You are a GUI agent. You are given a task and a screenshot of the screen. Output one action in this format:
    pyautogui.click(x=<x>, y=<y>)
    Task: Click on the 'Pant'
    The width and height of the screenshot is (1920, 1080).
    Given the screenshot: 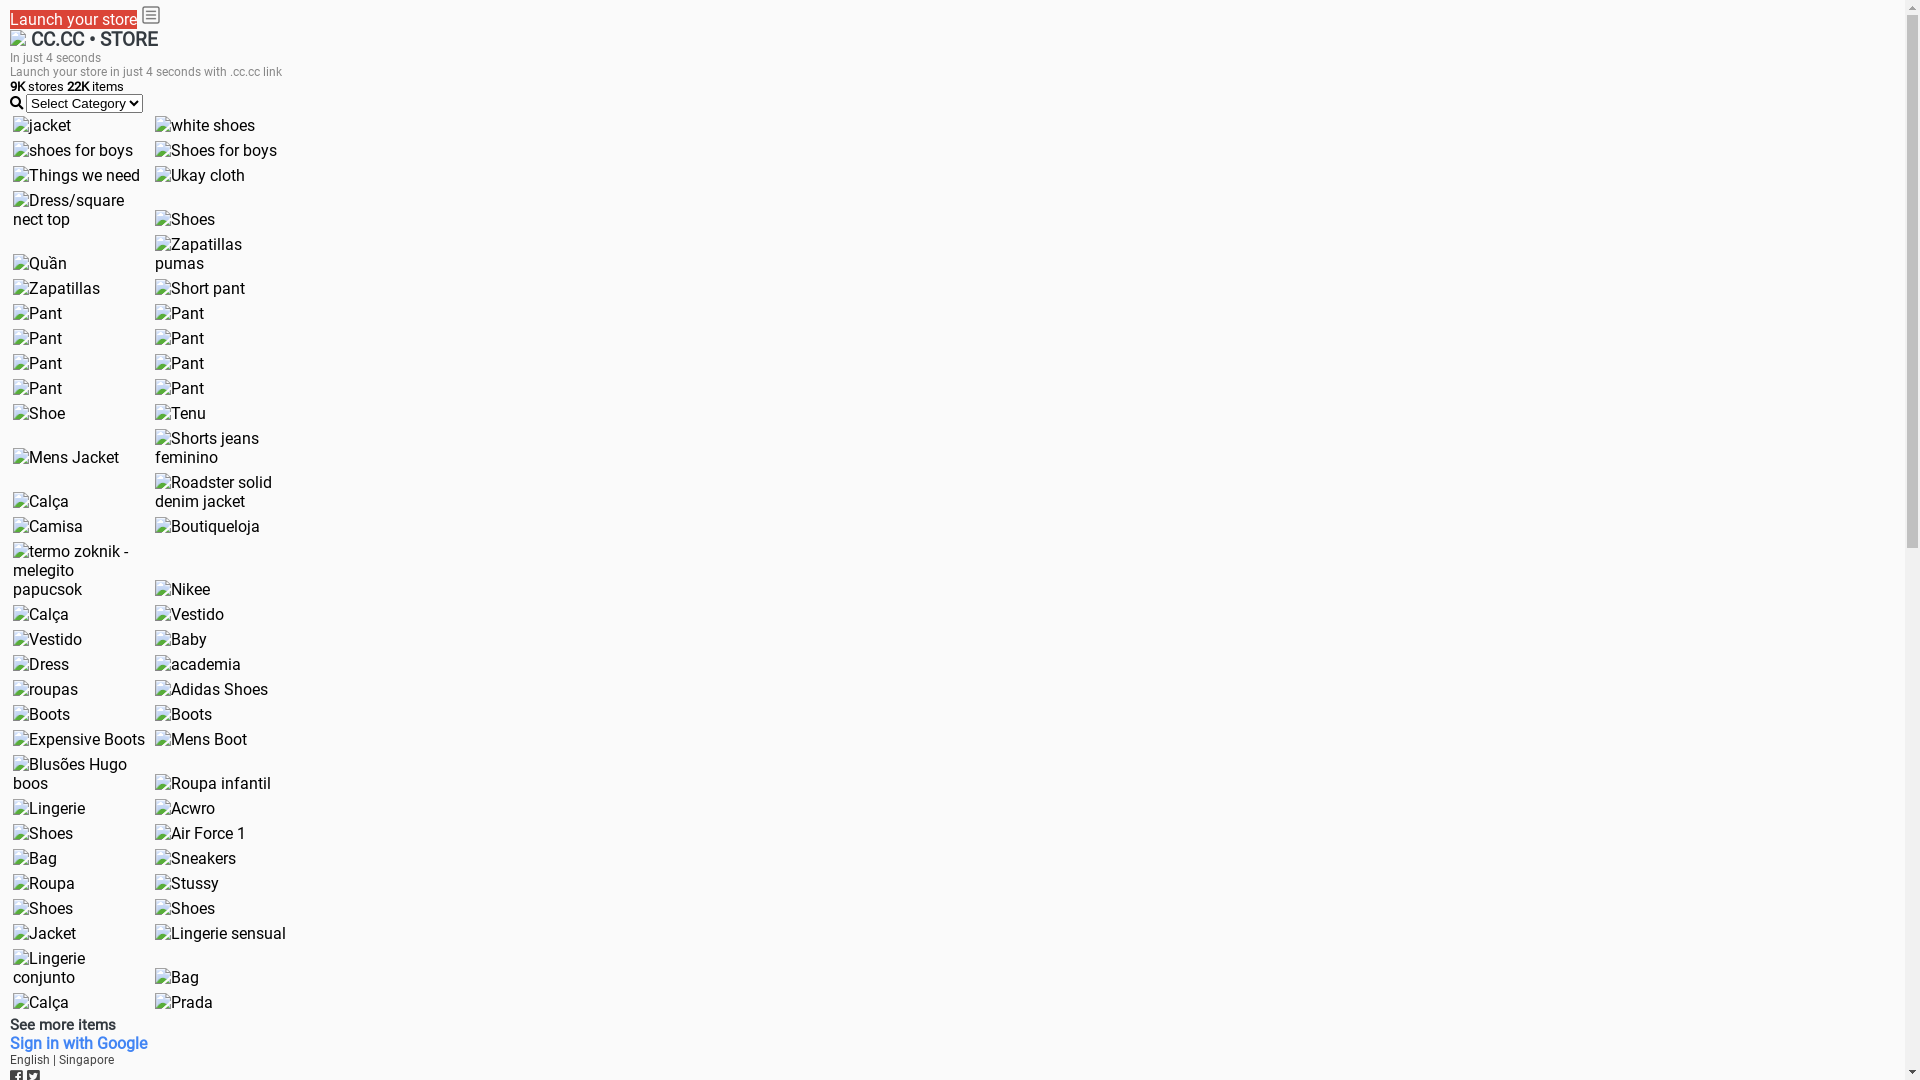 What is the action you would take?
    pyautogui.click(x=37, y=313)
    